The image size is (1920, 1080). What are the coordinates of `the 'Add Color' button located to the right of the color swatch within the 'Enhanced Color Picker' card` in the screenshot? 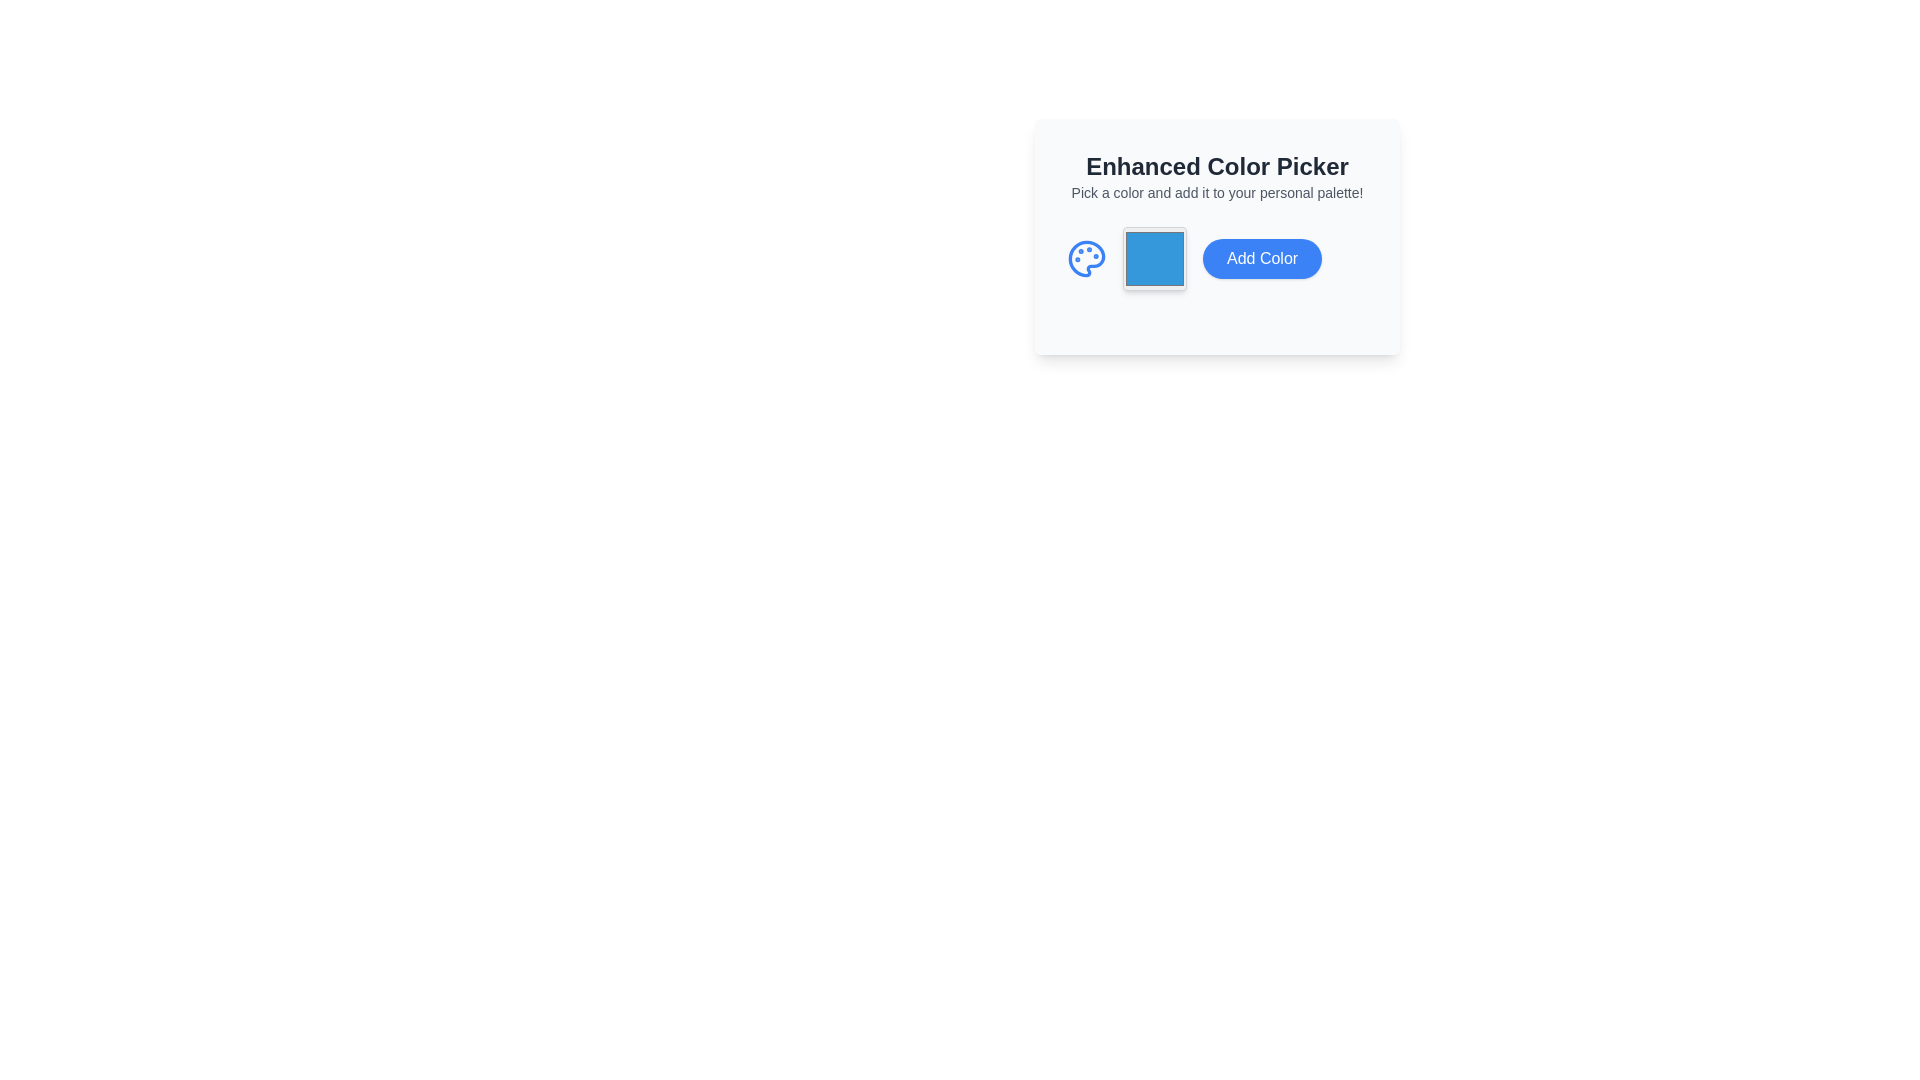 It's located at (1261, 257).